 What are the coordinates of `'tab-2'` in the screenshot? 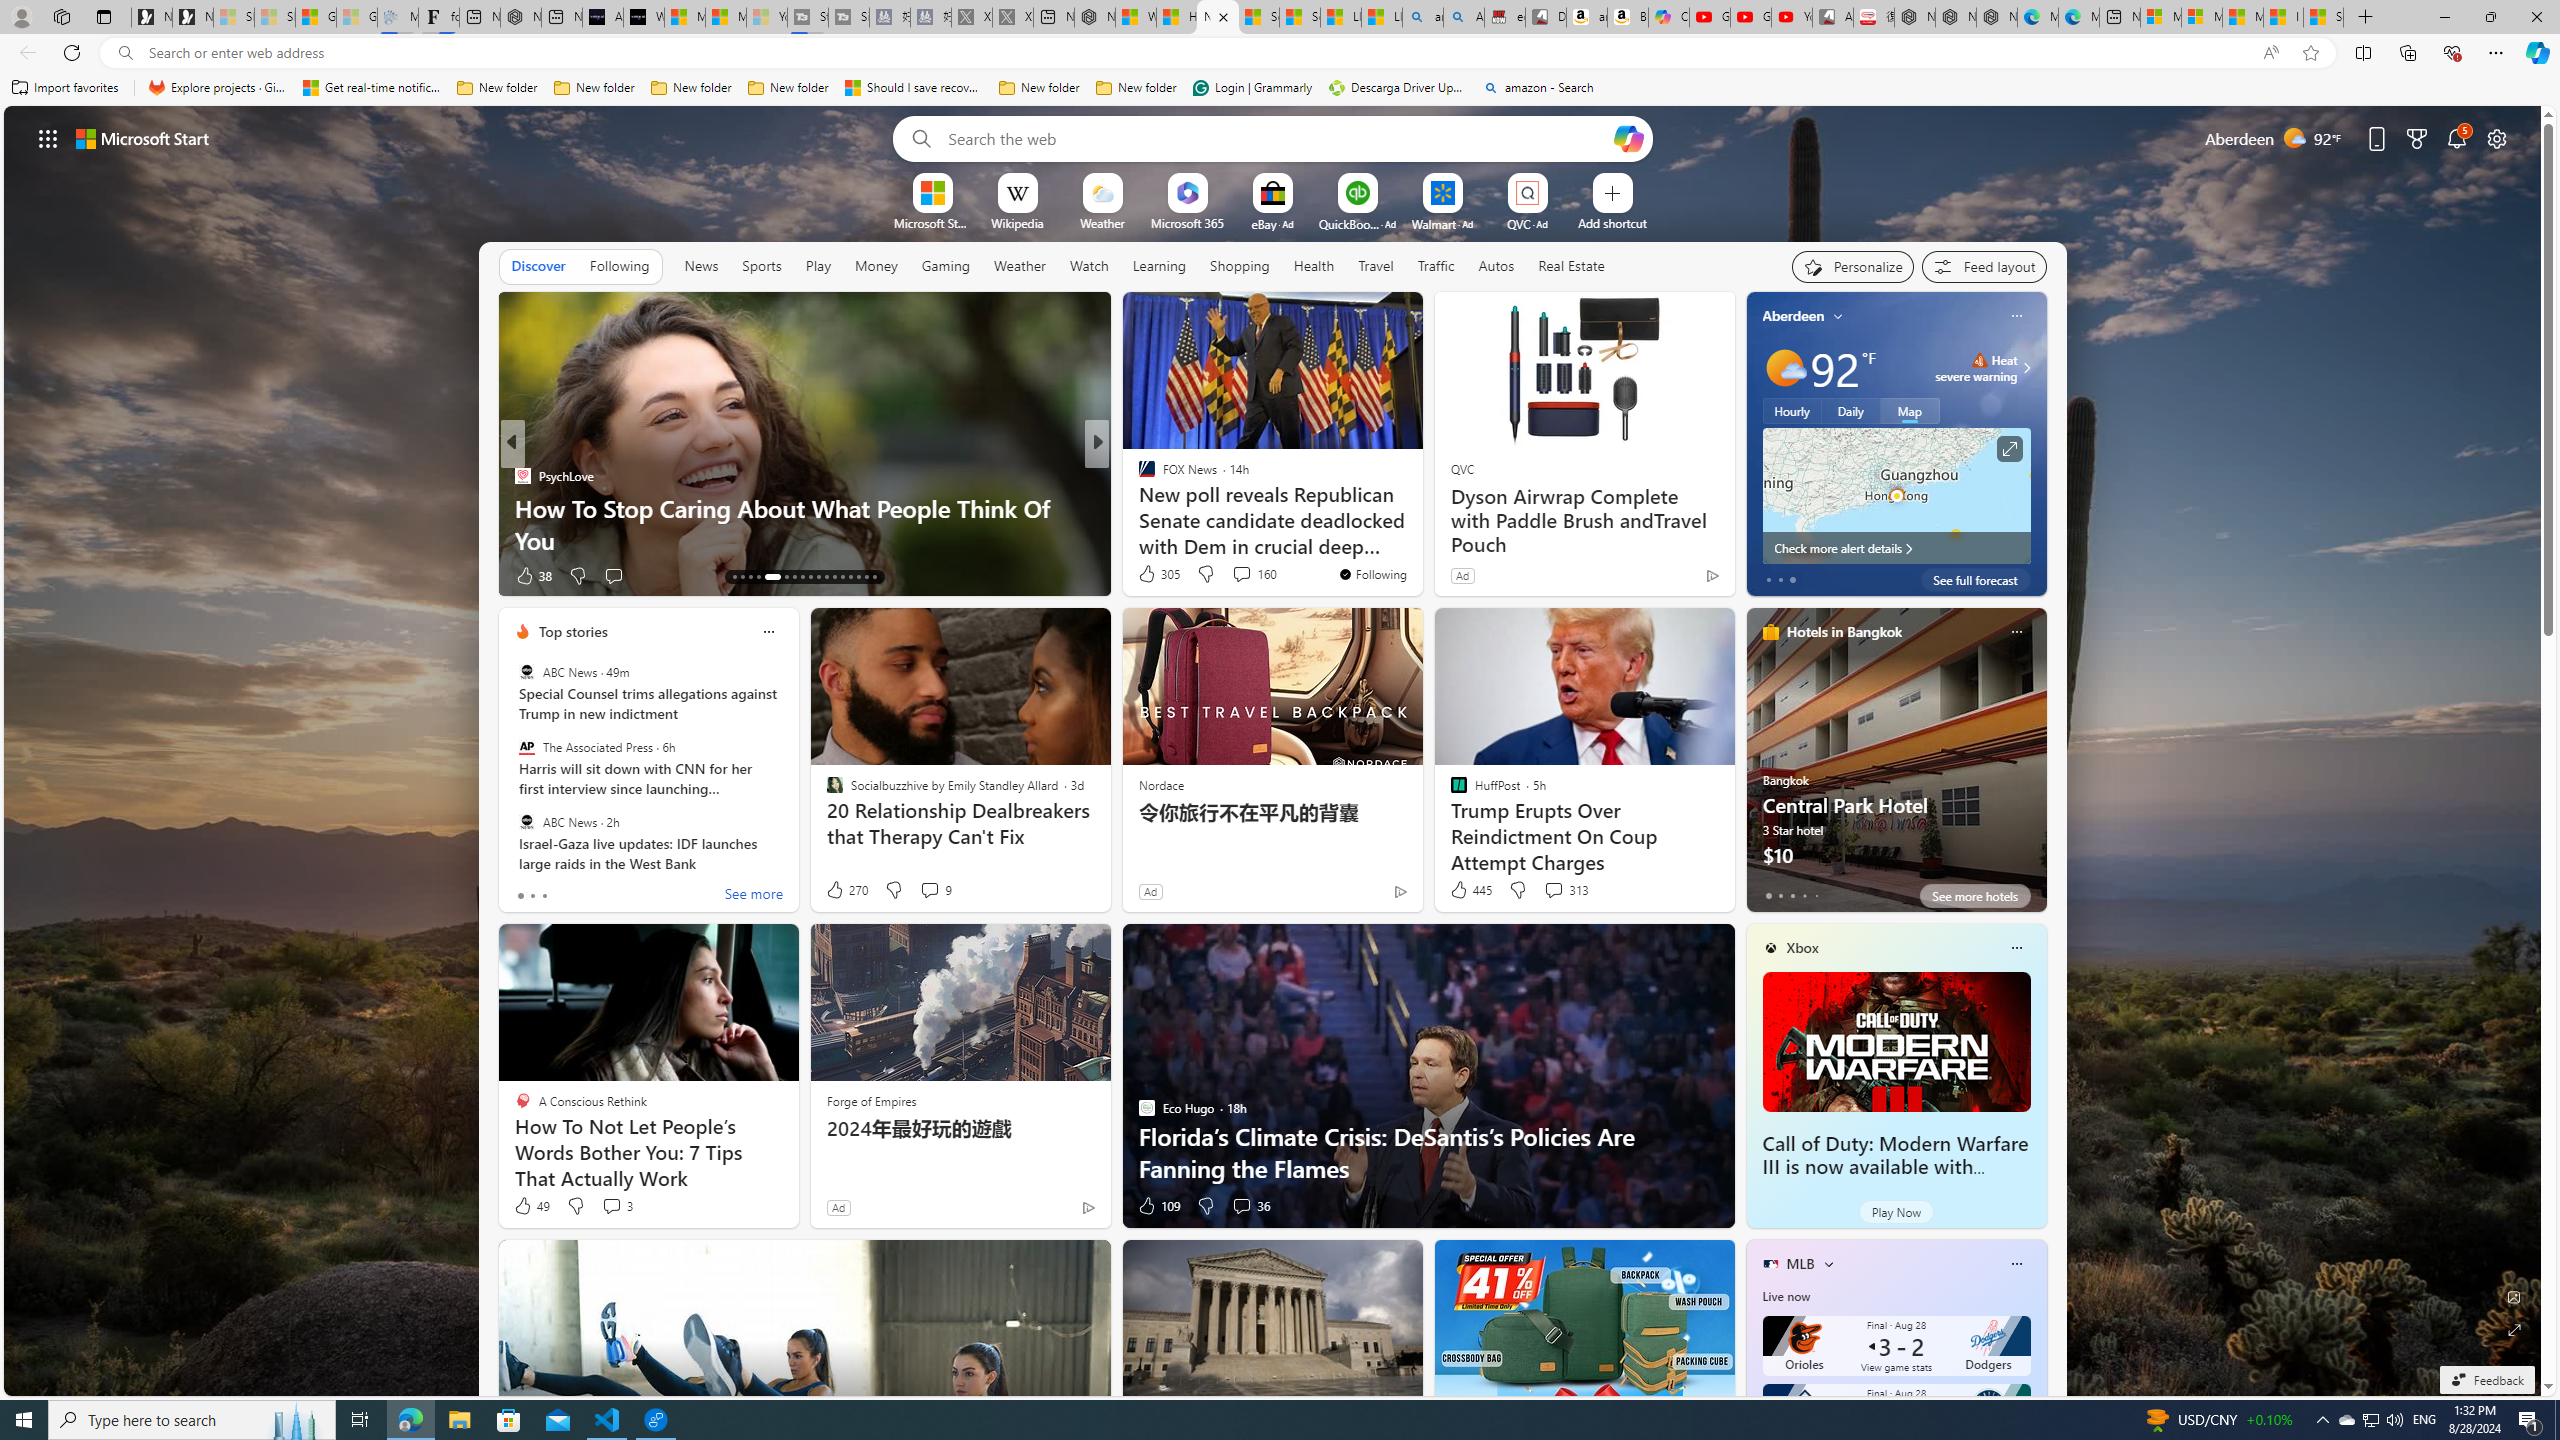 It's located at (1793, 895).